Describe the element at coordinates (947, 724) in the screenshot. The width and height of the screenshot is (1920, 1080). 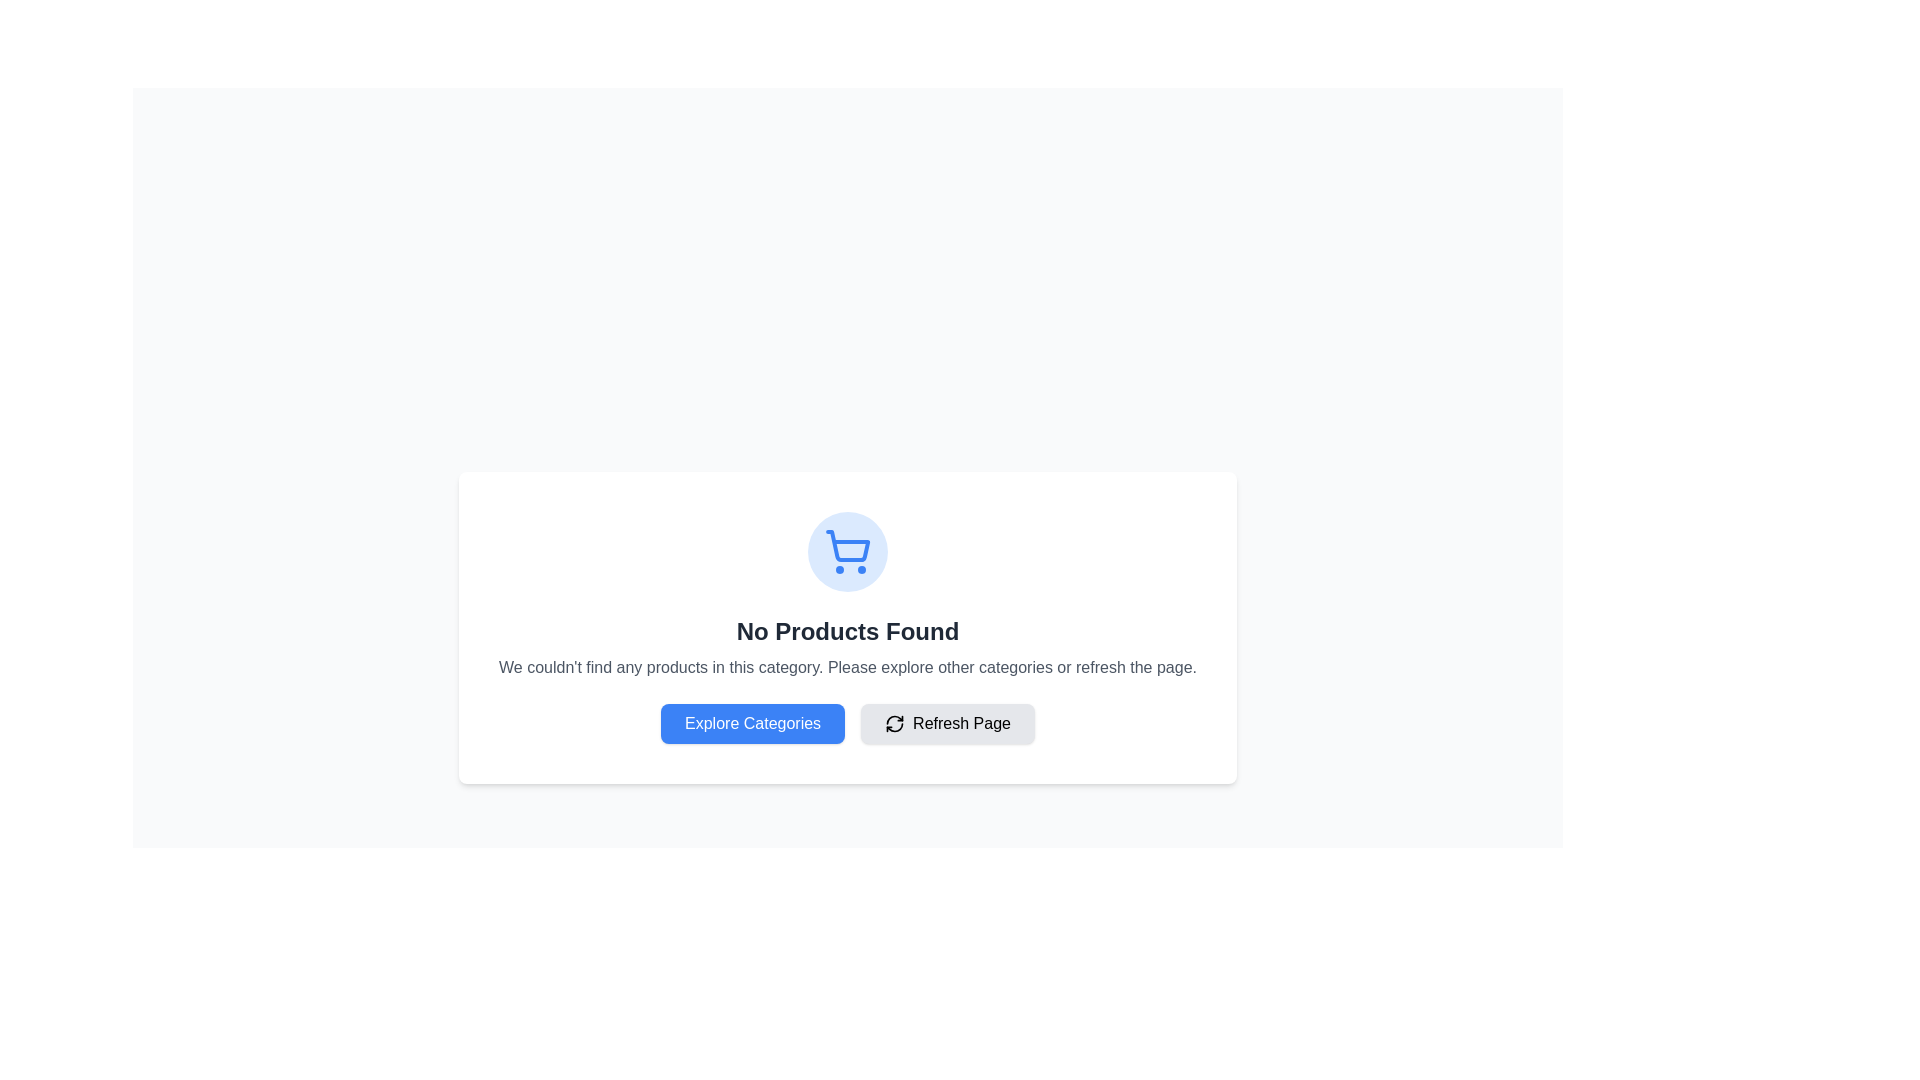
I see `the 'Refresh Page' button, which has a light gray background, rounded corners, and contains a refresh icon next to the text, located near the center of the interface, slightly to the right of the middle, and is the second button on the bottom bar beneath the 'No Products Found' message` at that location.